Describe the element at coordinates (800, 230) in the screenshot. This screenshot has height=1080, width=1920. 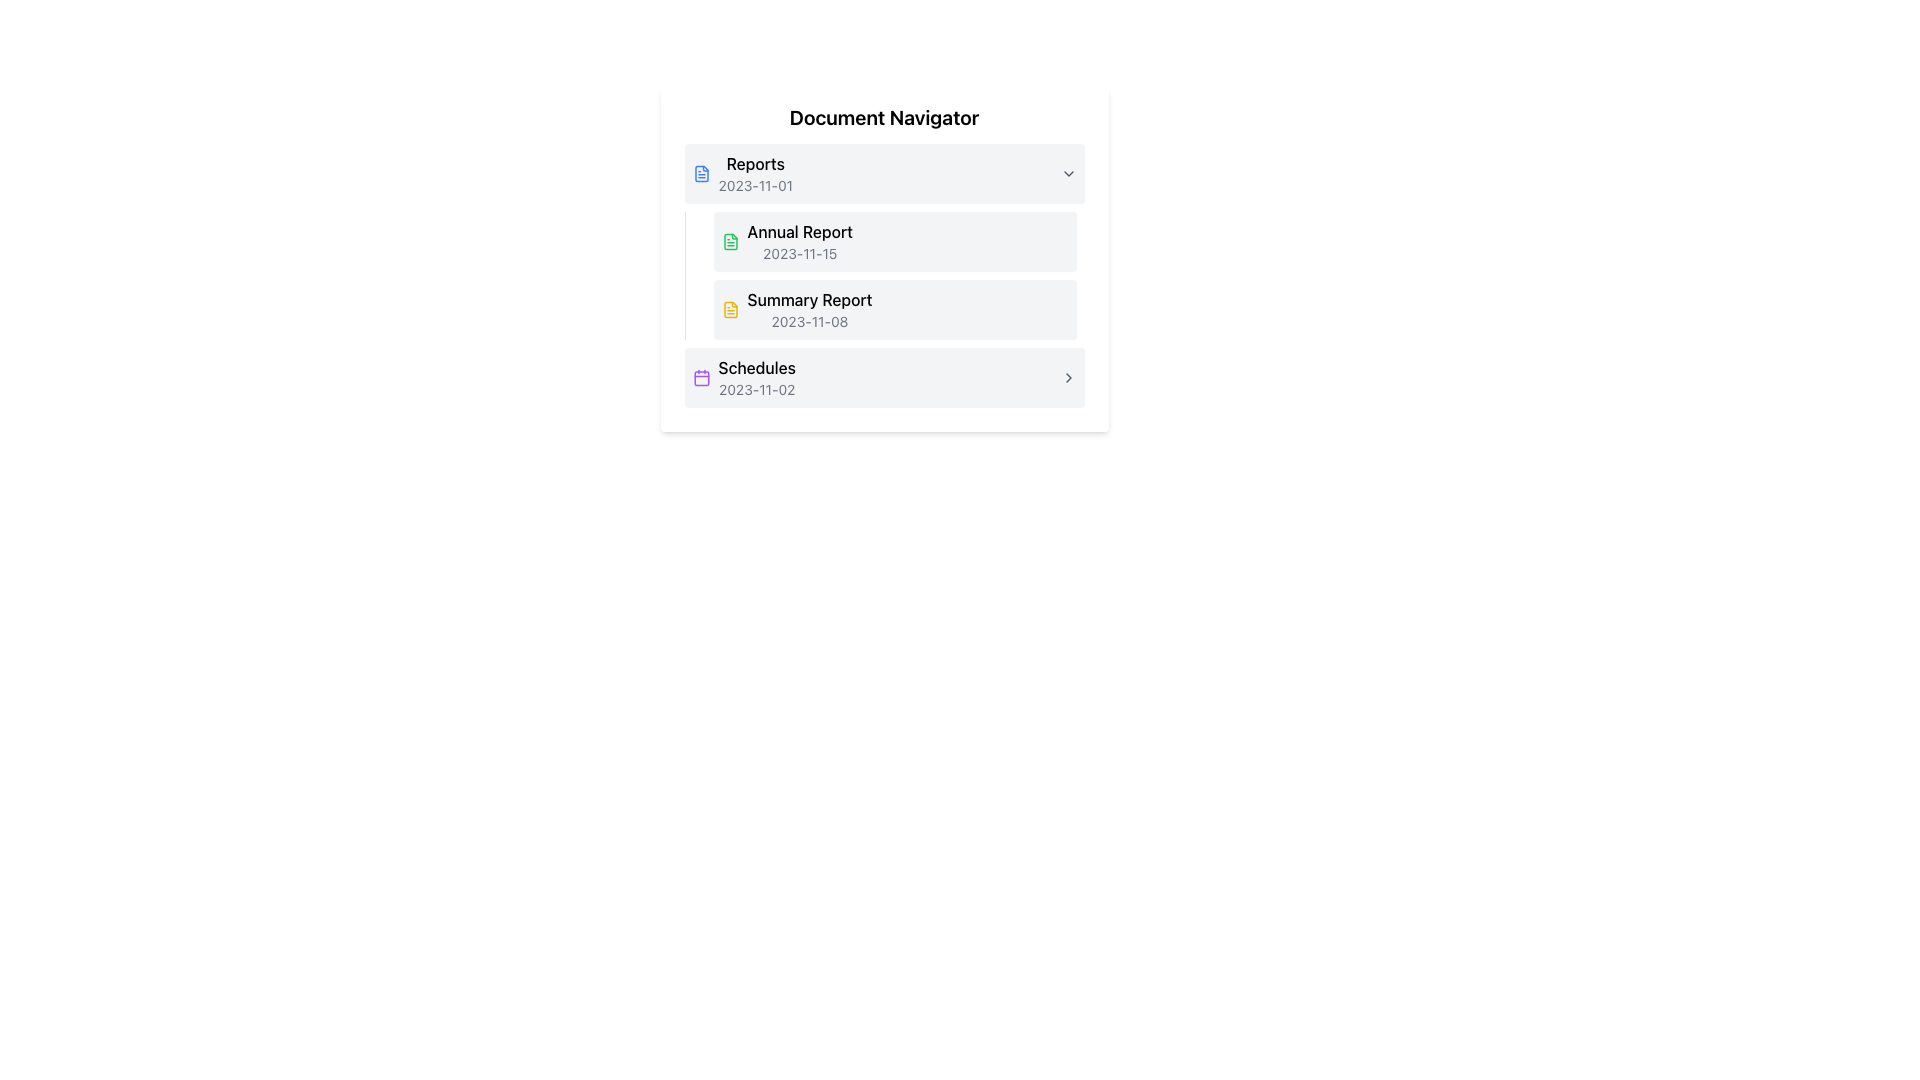
I see `the text label displaying 'Annual Report', which is located in the document navigation section and aligned with the date label below` at that location.